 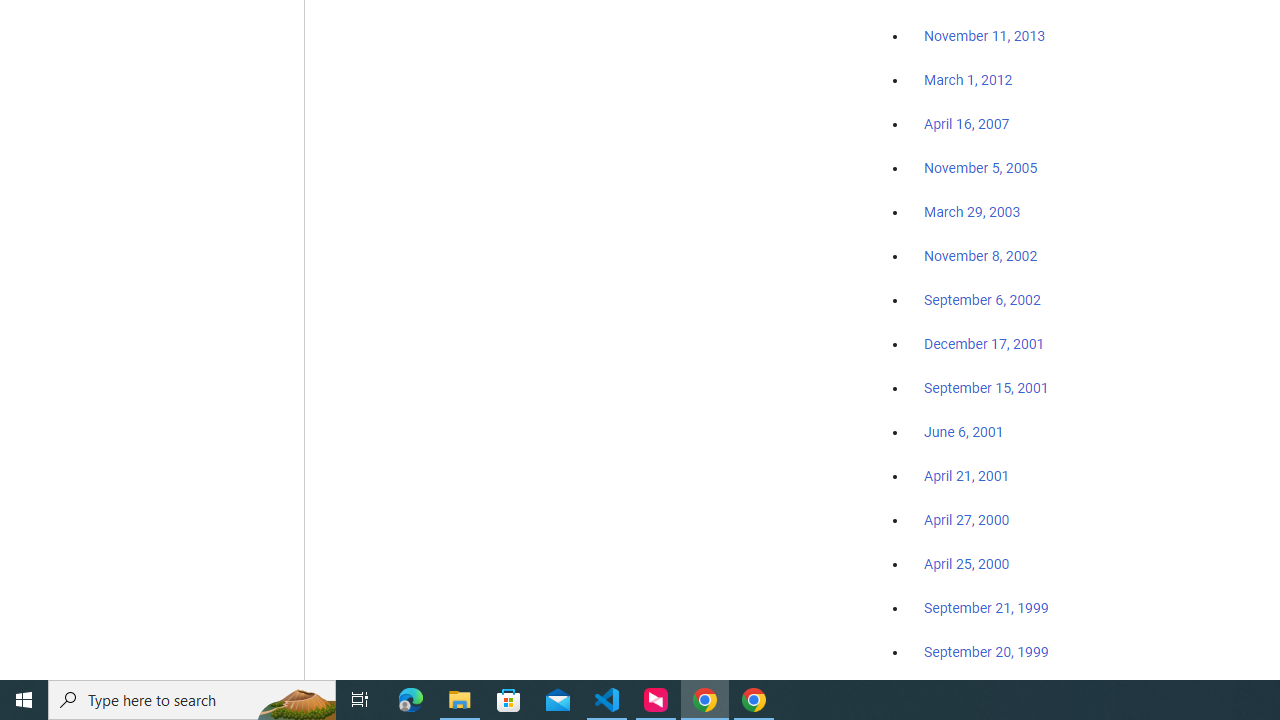 I want to click on 'September 20, 1999', so click(x=986, y=651).